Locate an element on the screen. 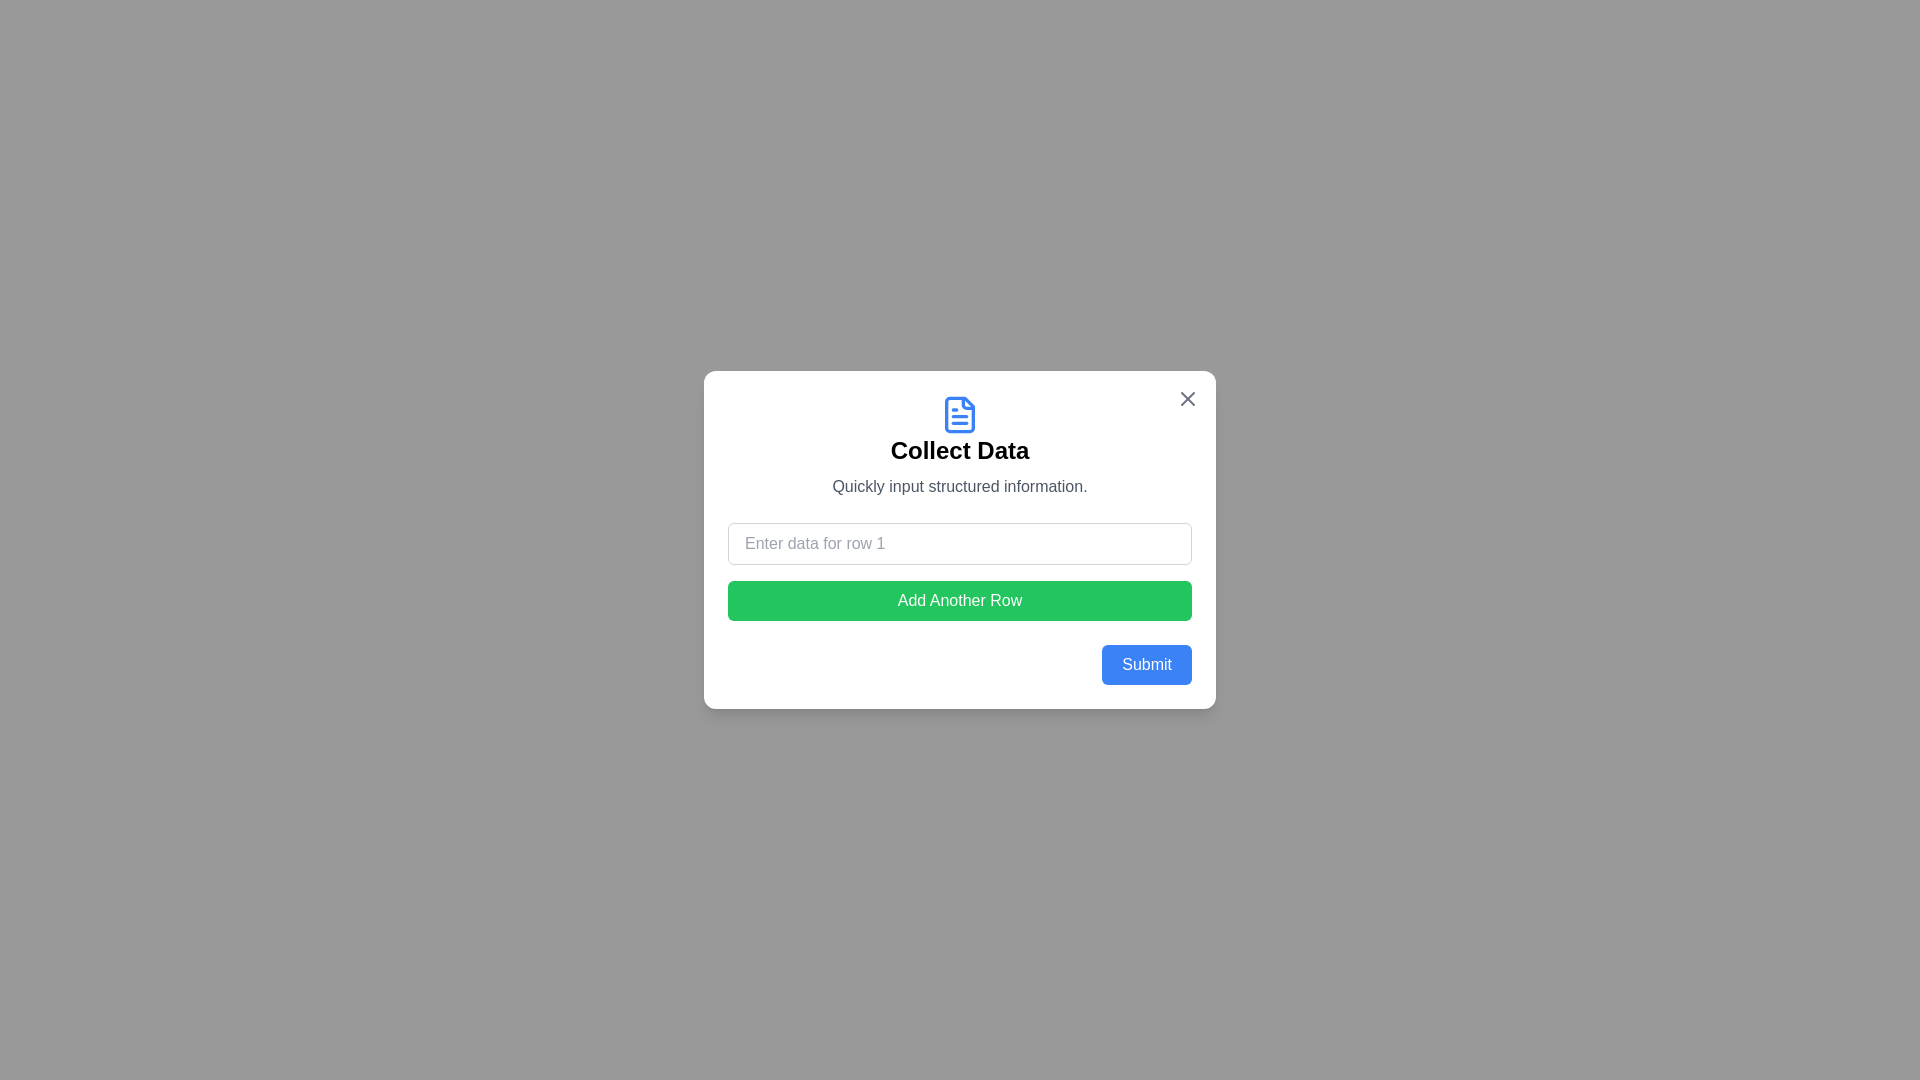 Image resolution: width=1920 pixels, height=1080 pixels. 'Add Another Row' button to append a new input row is located at coordinates (960, 600).